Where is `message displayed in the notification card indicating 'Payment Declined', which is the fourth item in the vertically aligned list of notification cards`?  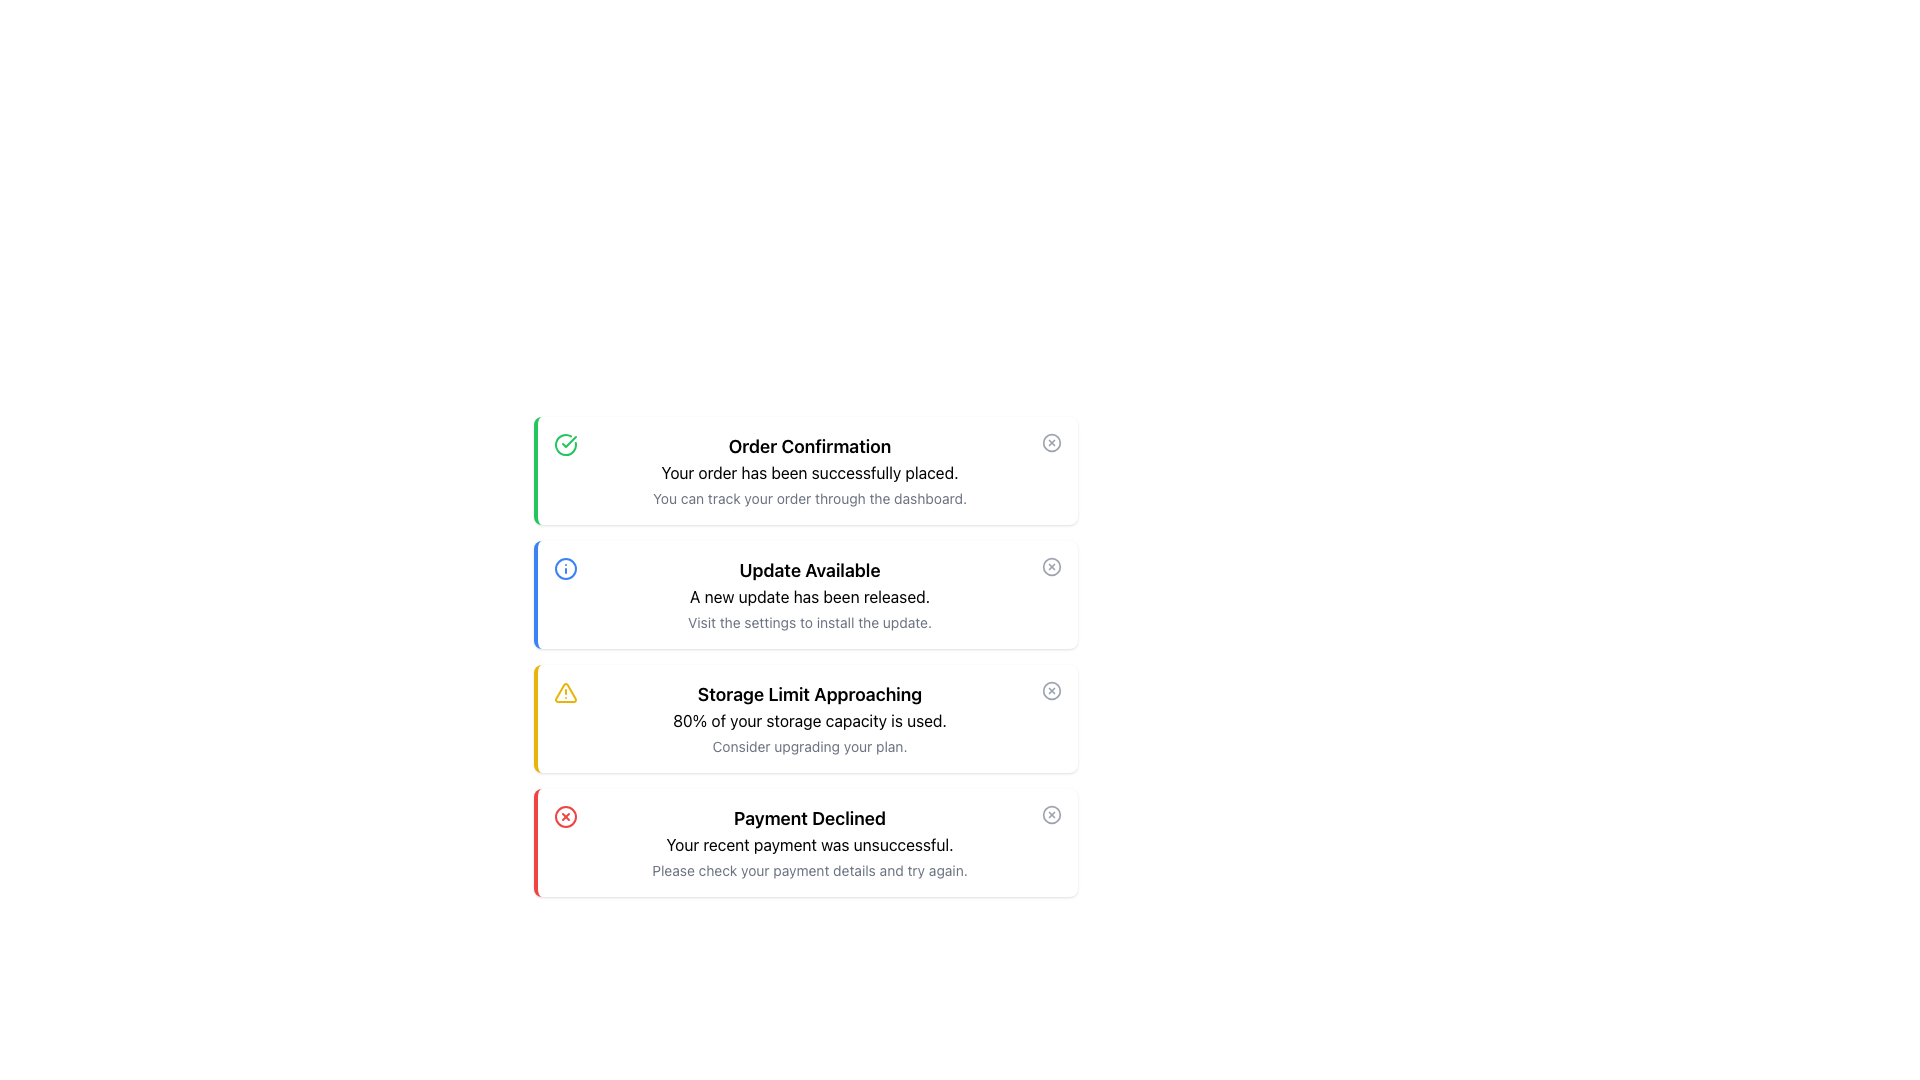
message displayed in the notification card indicating 'Payment Declined', which is the fourth item in the vertically aligned list of notification cards is located at coordinates (810, 843).